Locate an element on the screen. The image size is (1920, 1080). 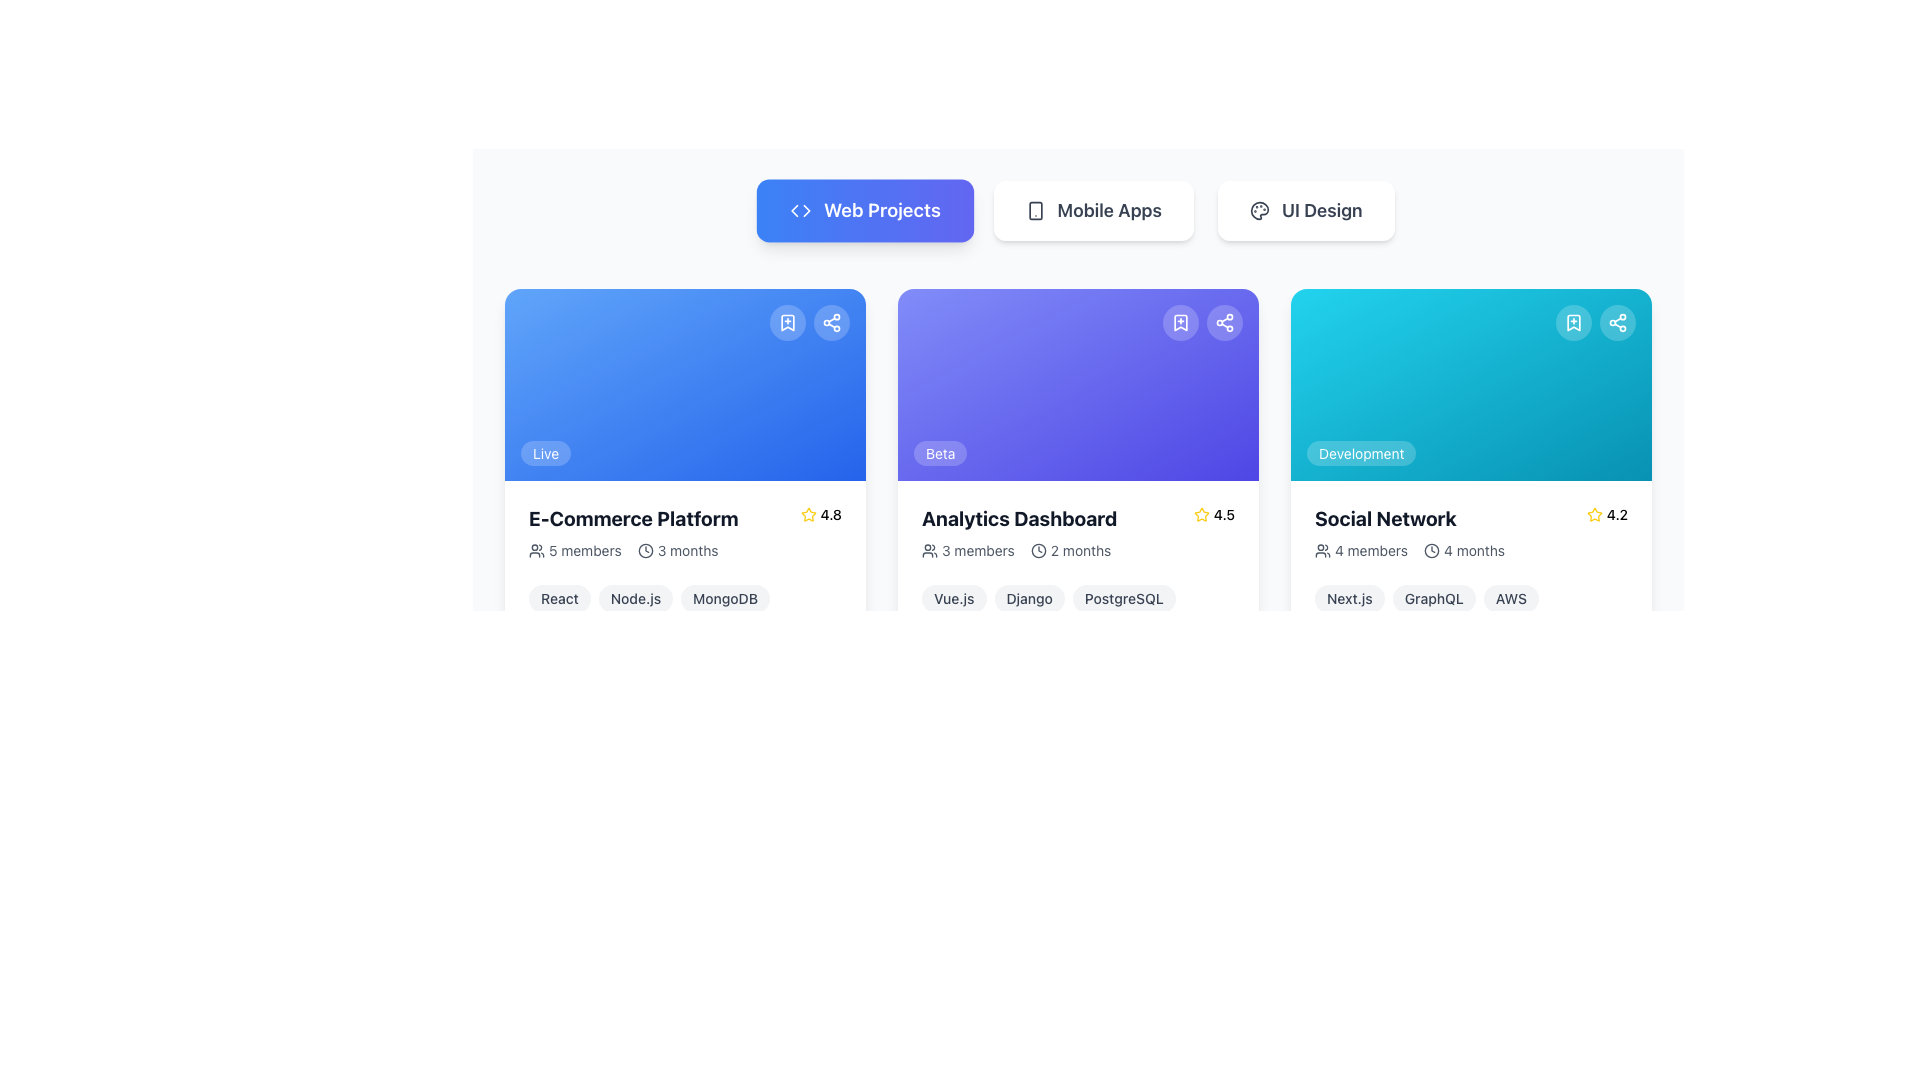
the circular button housing a share icon located in the top-right corner of the 'Social Network' card to activate a hover effect is located at coordinates (1617, 322).